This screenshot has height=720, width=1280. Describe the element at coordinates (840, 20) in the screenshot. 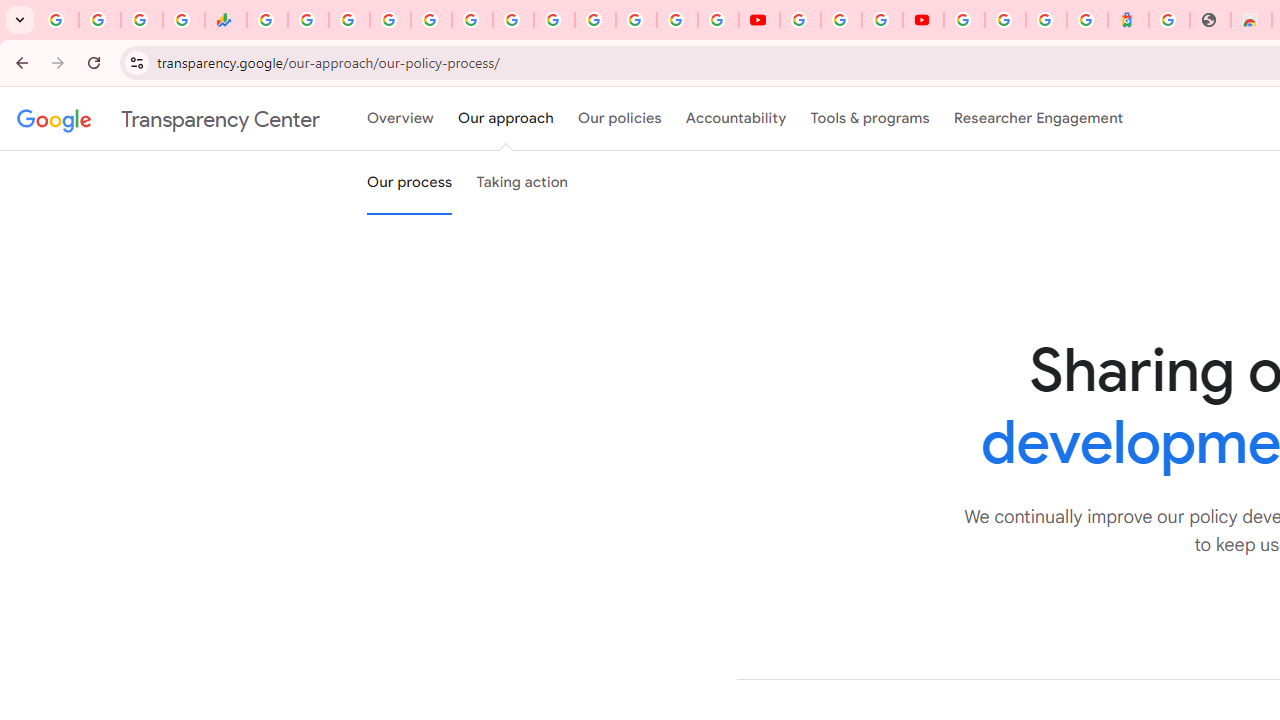

I see `'Google Account Help'` at that location.